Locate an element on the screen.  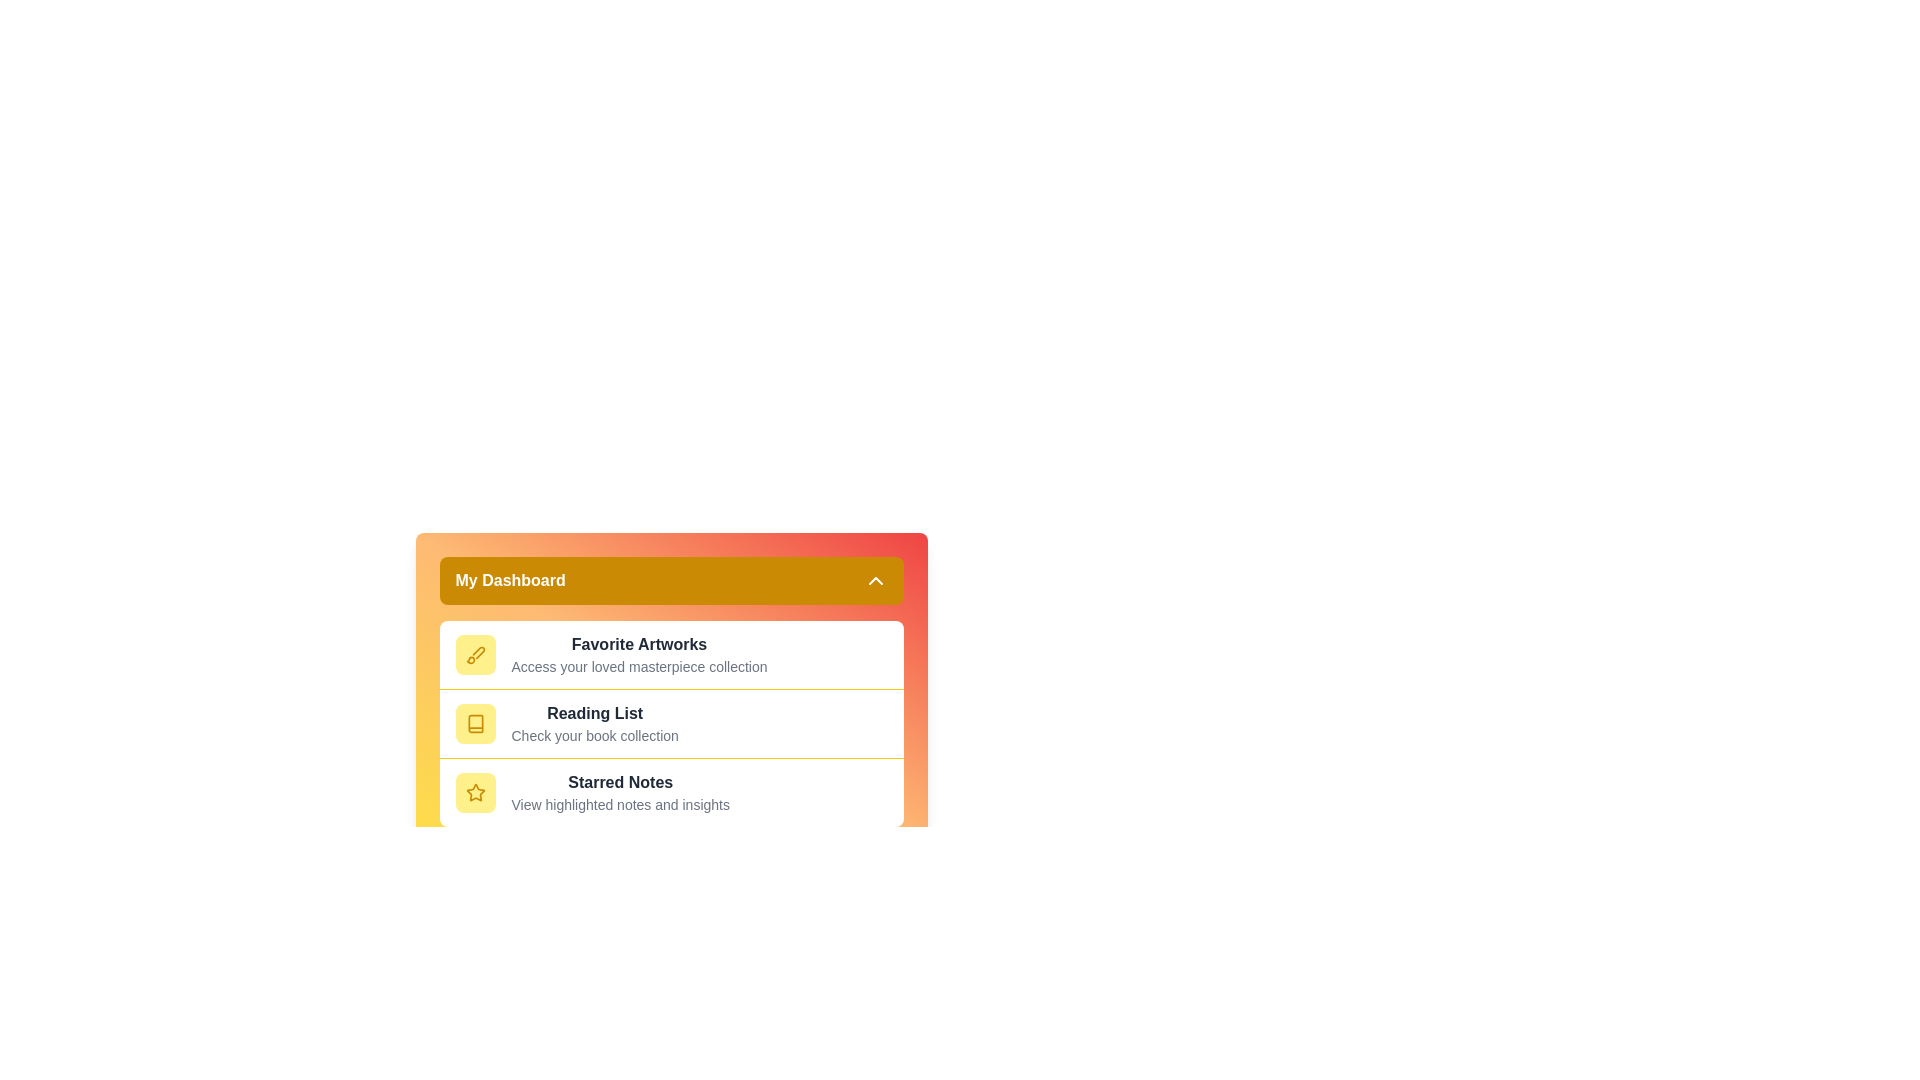
the 'Reading List' text block which consists of a heading in bold and a subtext suggesting a clean layout, positioned below 'Favorite Artworks' and above 'Starred Notes' is located at coordinates (594, 724).